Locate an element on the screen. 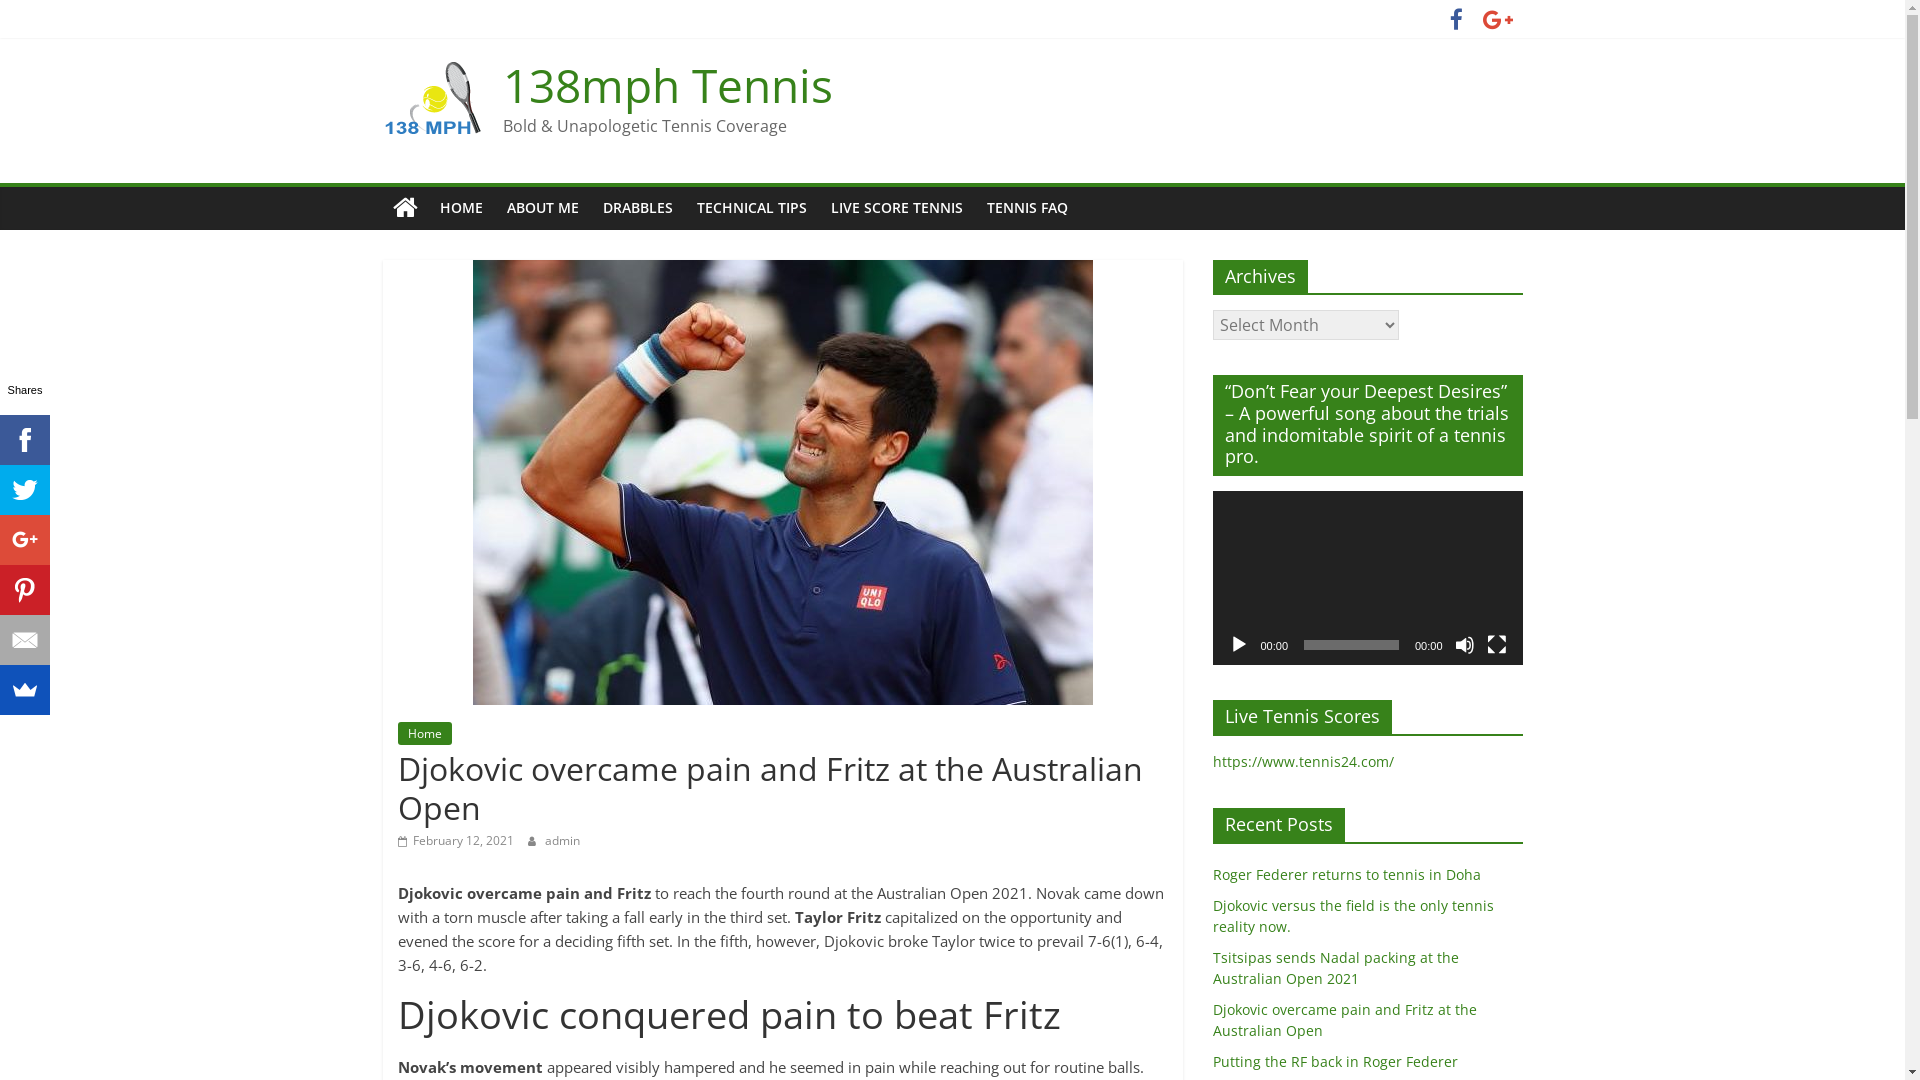 This screenshot has width=1920, height=1080. 'Fullscreen' is located at coordinates (1496, 644).